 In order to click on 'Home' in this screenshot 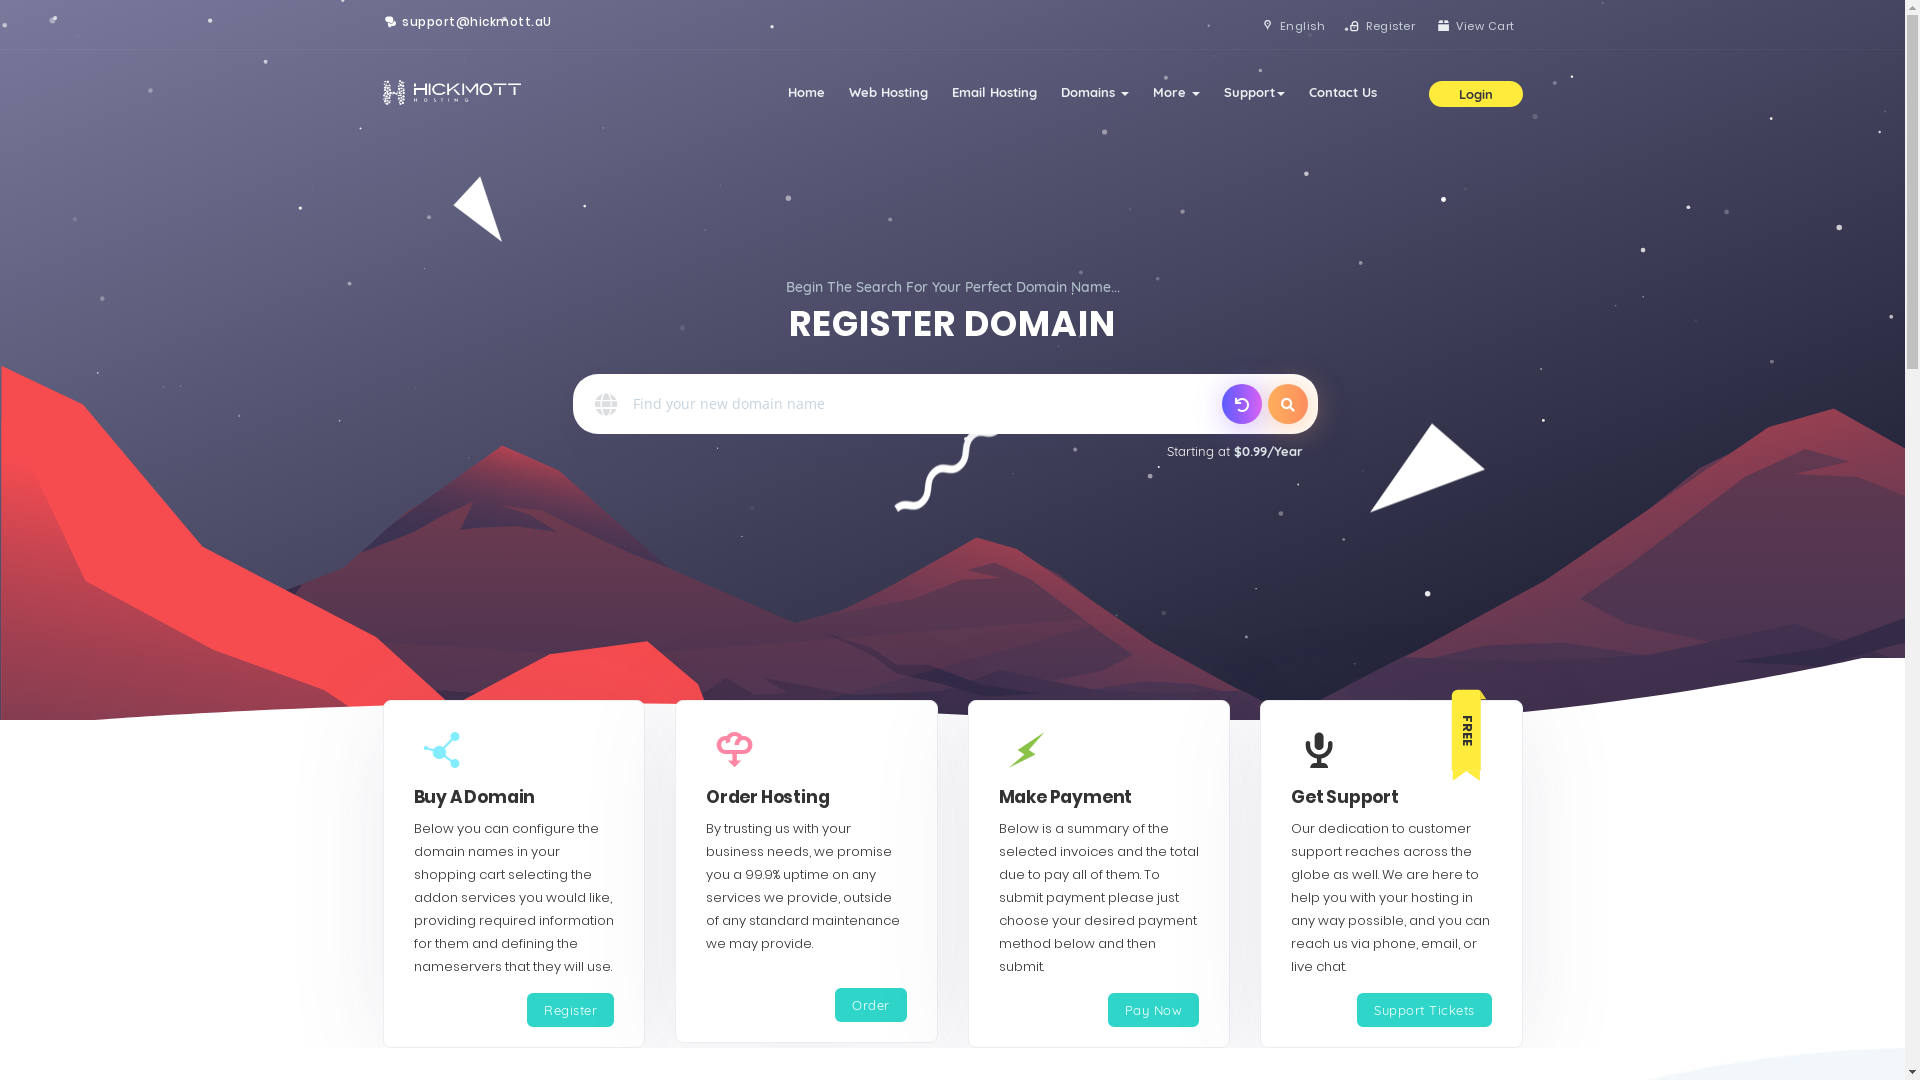, I will do `click(806, 92)`.